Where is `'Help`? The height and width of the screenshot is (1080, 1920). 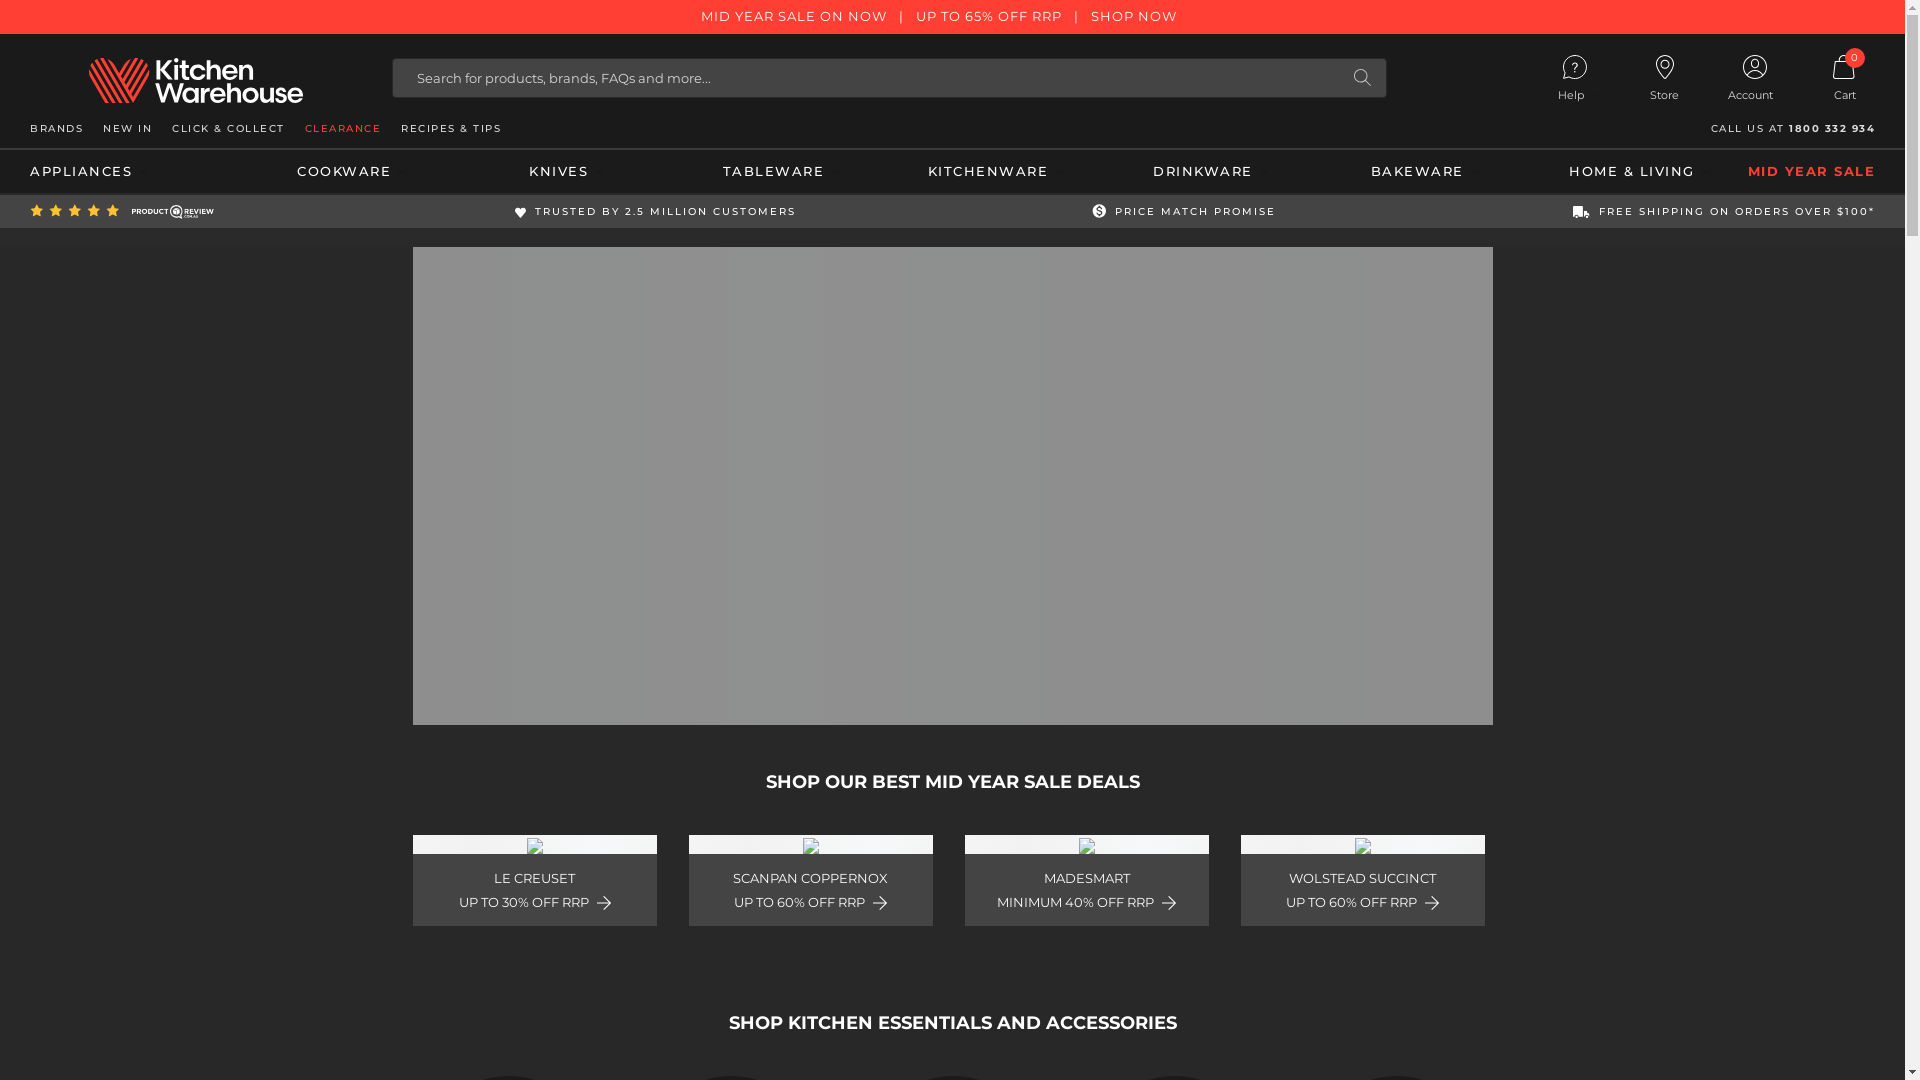 'Help is located at coordinates (1529, 80).